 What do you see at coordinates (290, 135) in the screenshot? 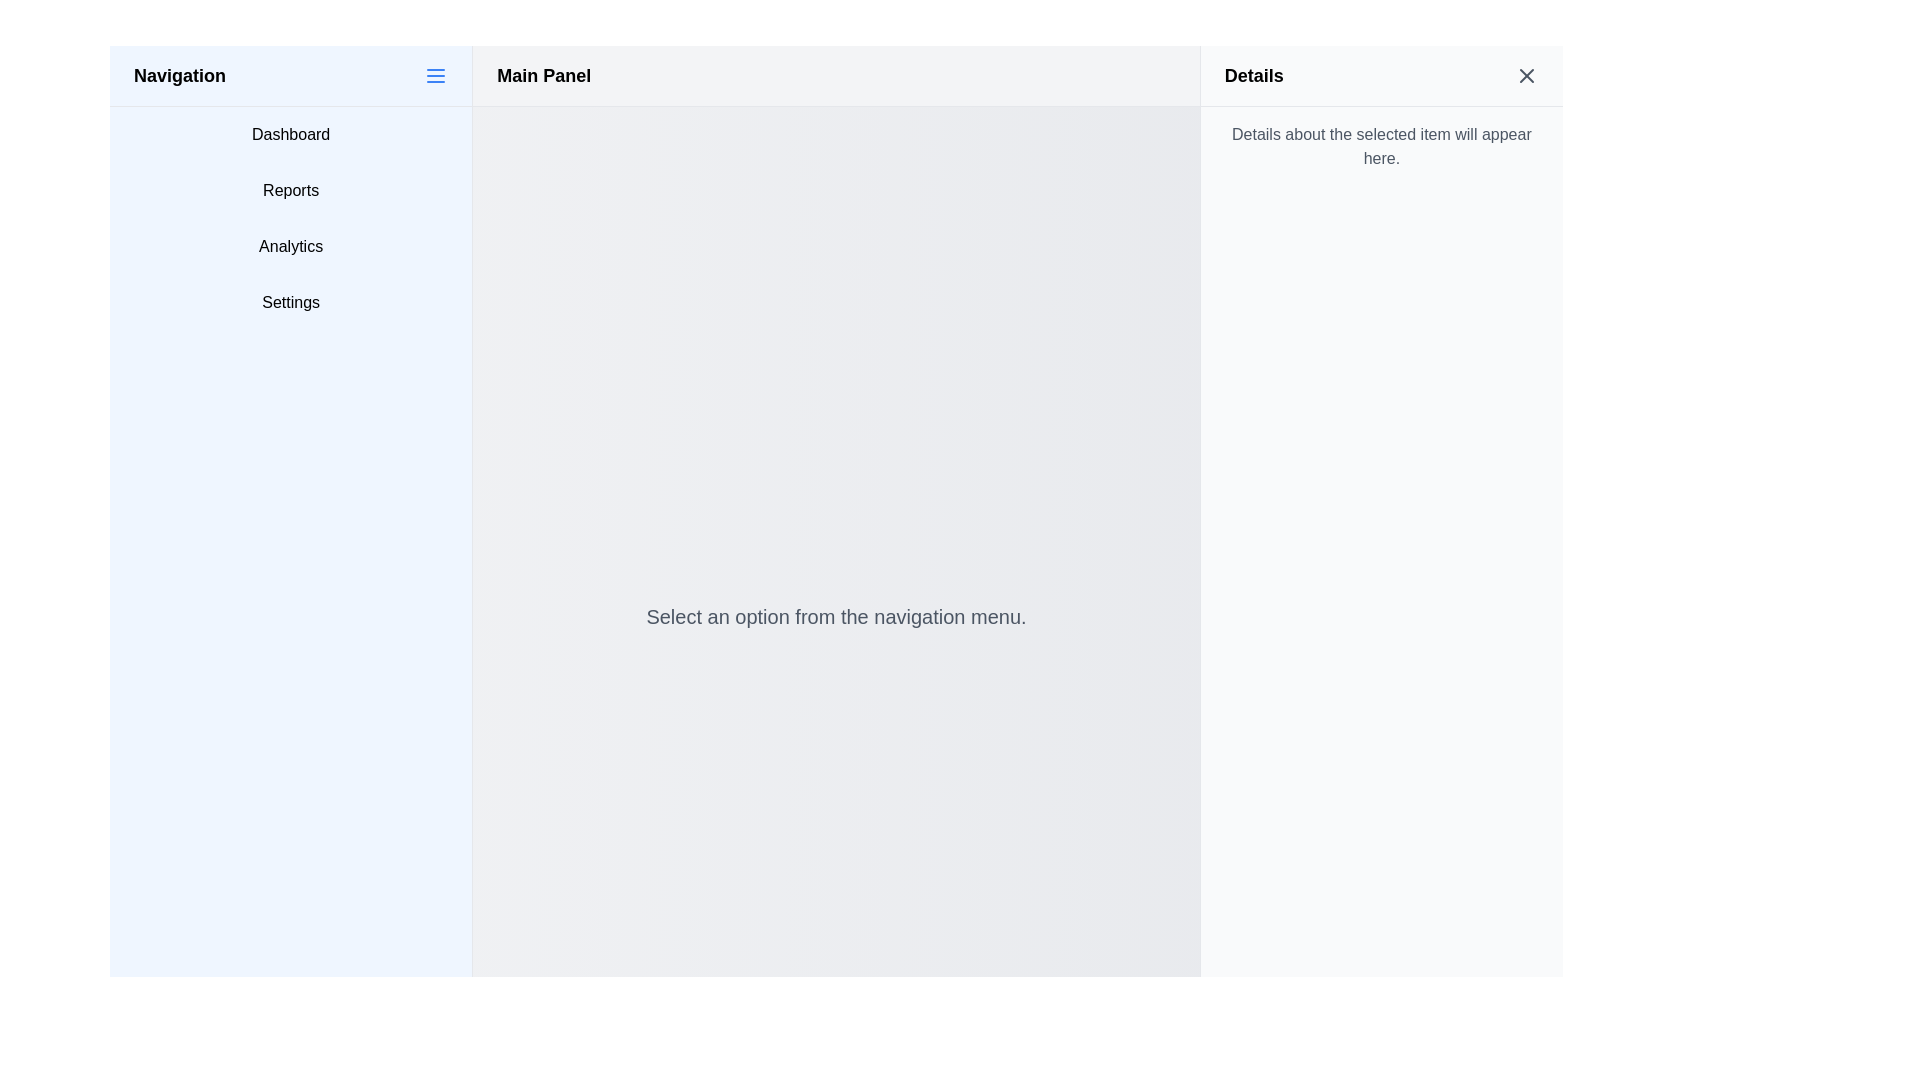
I see `the 'Dashboard' menu item in bold black font on a light blue background` at bounding box center [290, 135].